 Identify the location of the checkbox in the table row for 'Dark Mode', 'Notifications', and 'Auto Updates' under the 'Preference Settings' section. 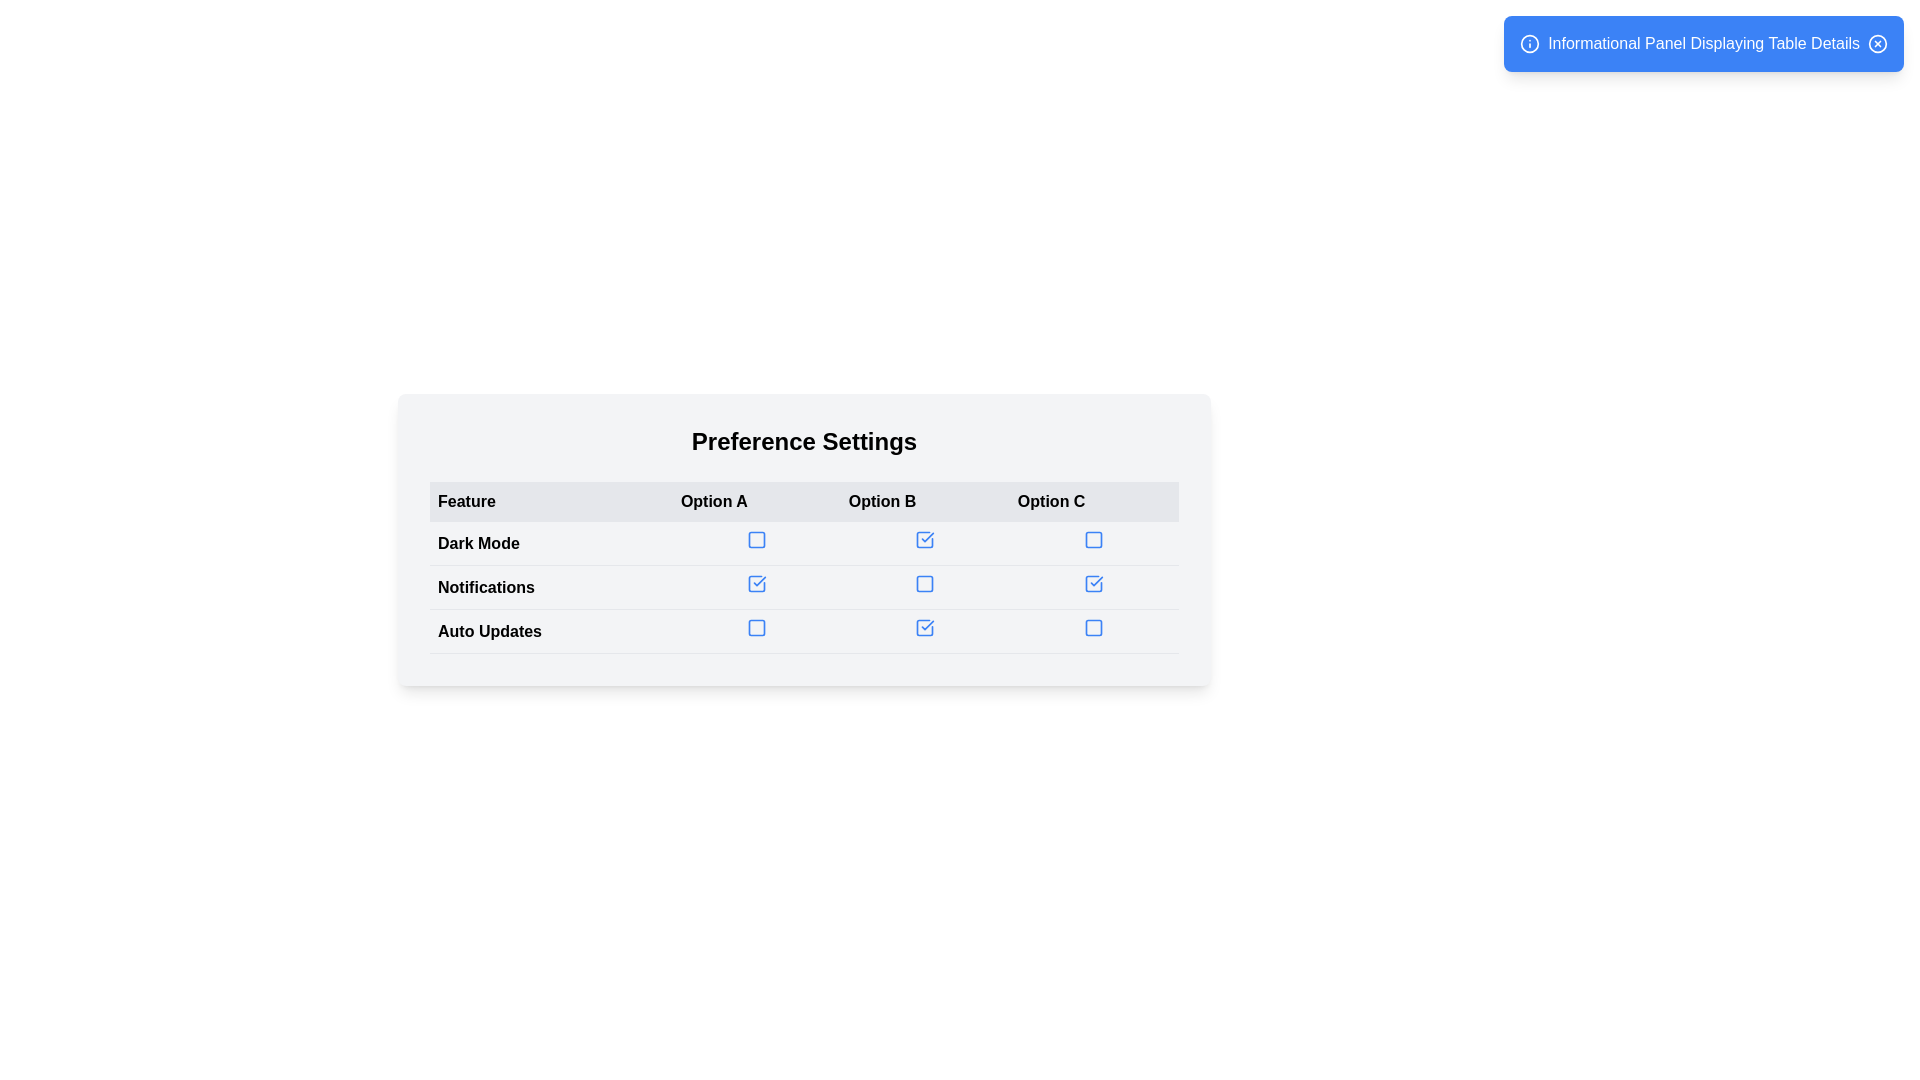
(804, 586).